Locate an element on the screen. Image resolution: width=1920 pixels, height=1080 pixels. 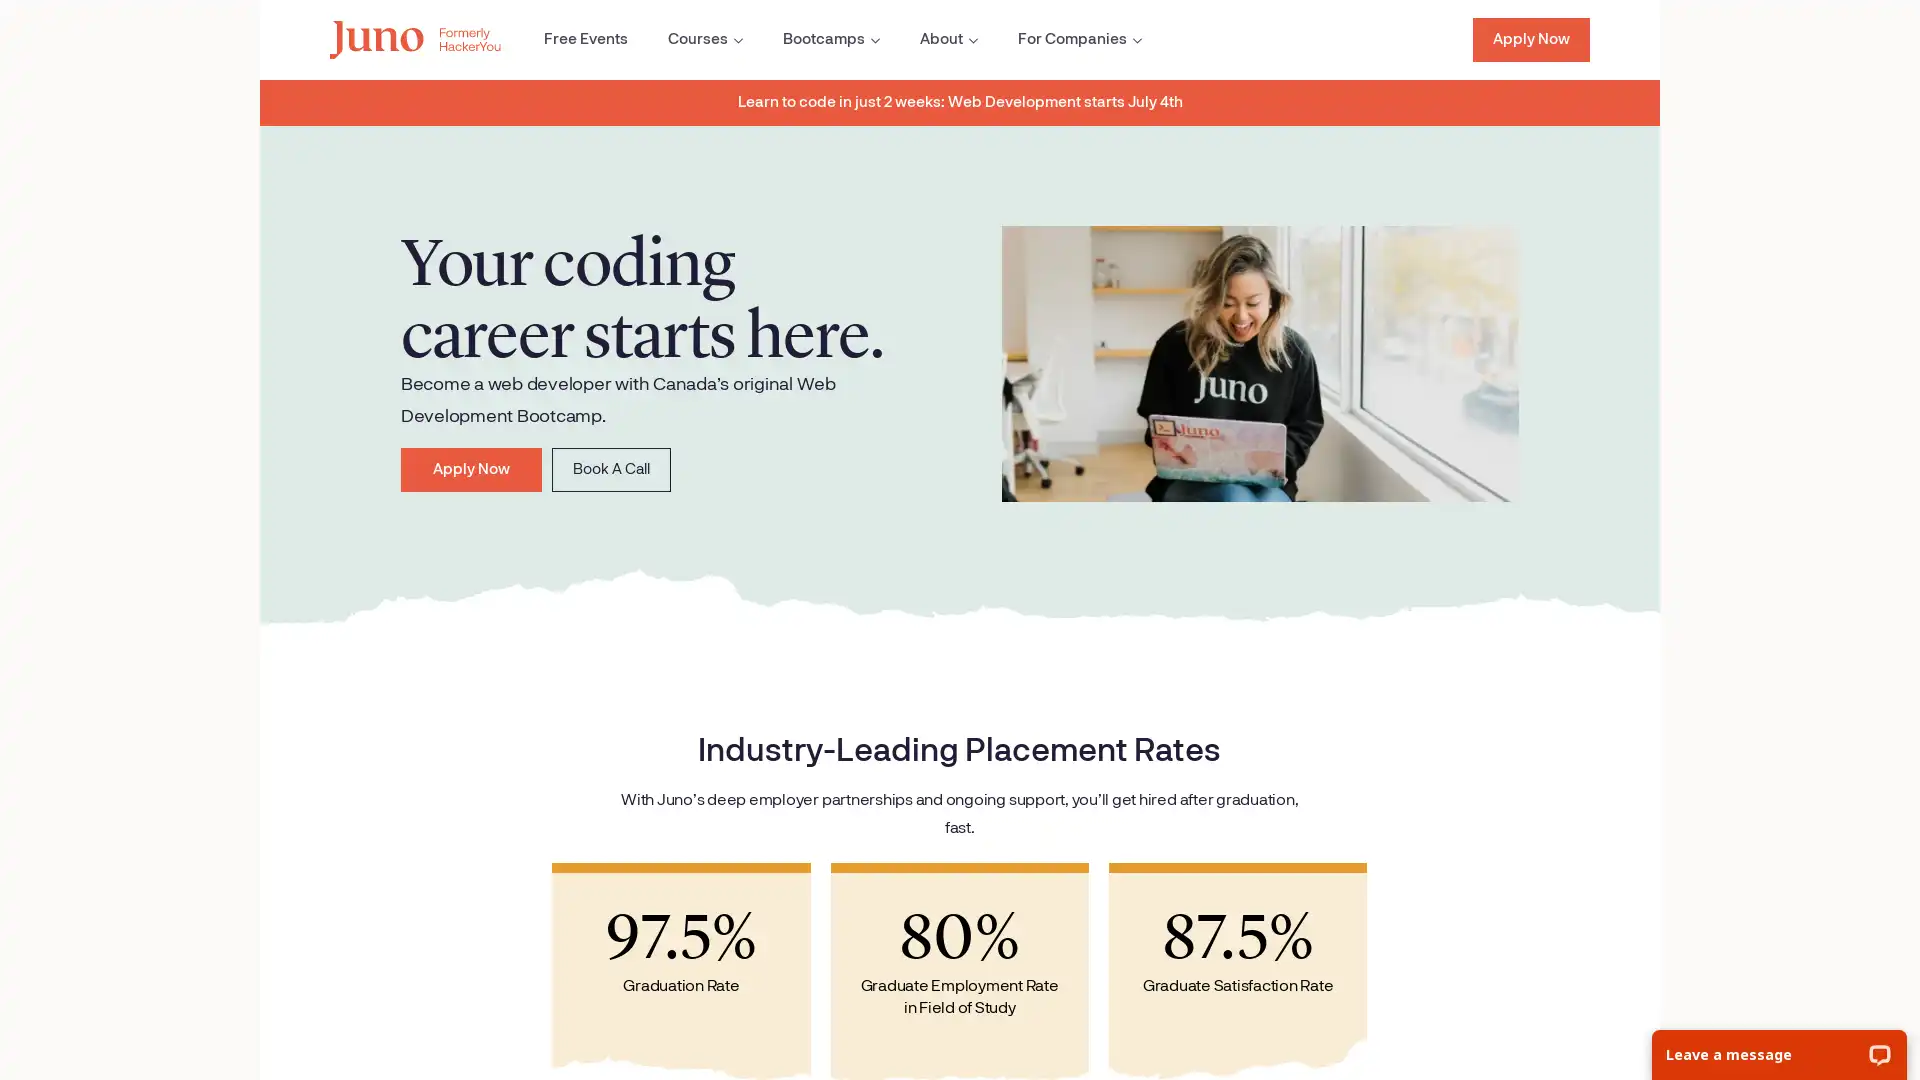
Open the Bootcamps sub menu. is located at coordinates (814, 39).